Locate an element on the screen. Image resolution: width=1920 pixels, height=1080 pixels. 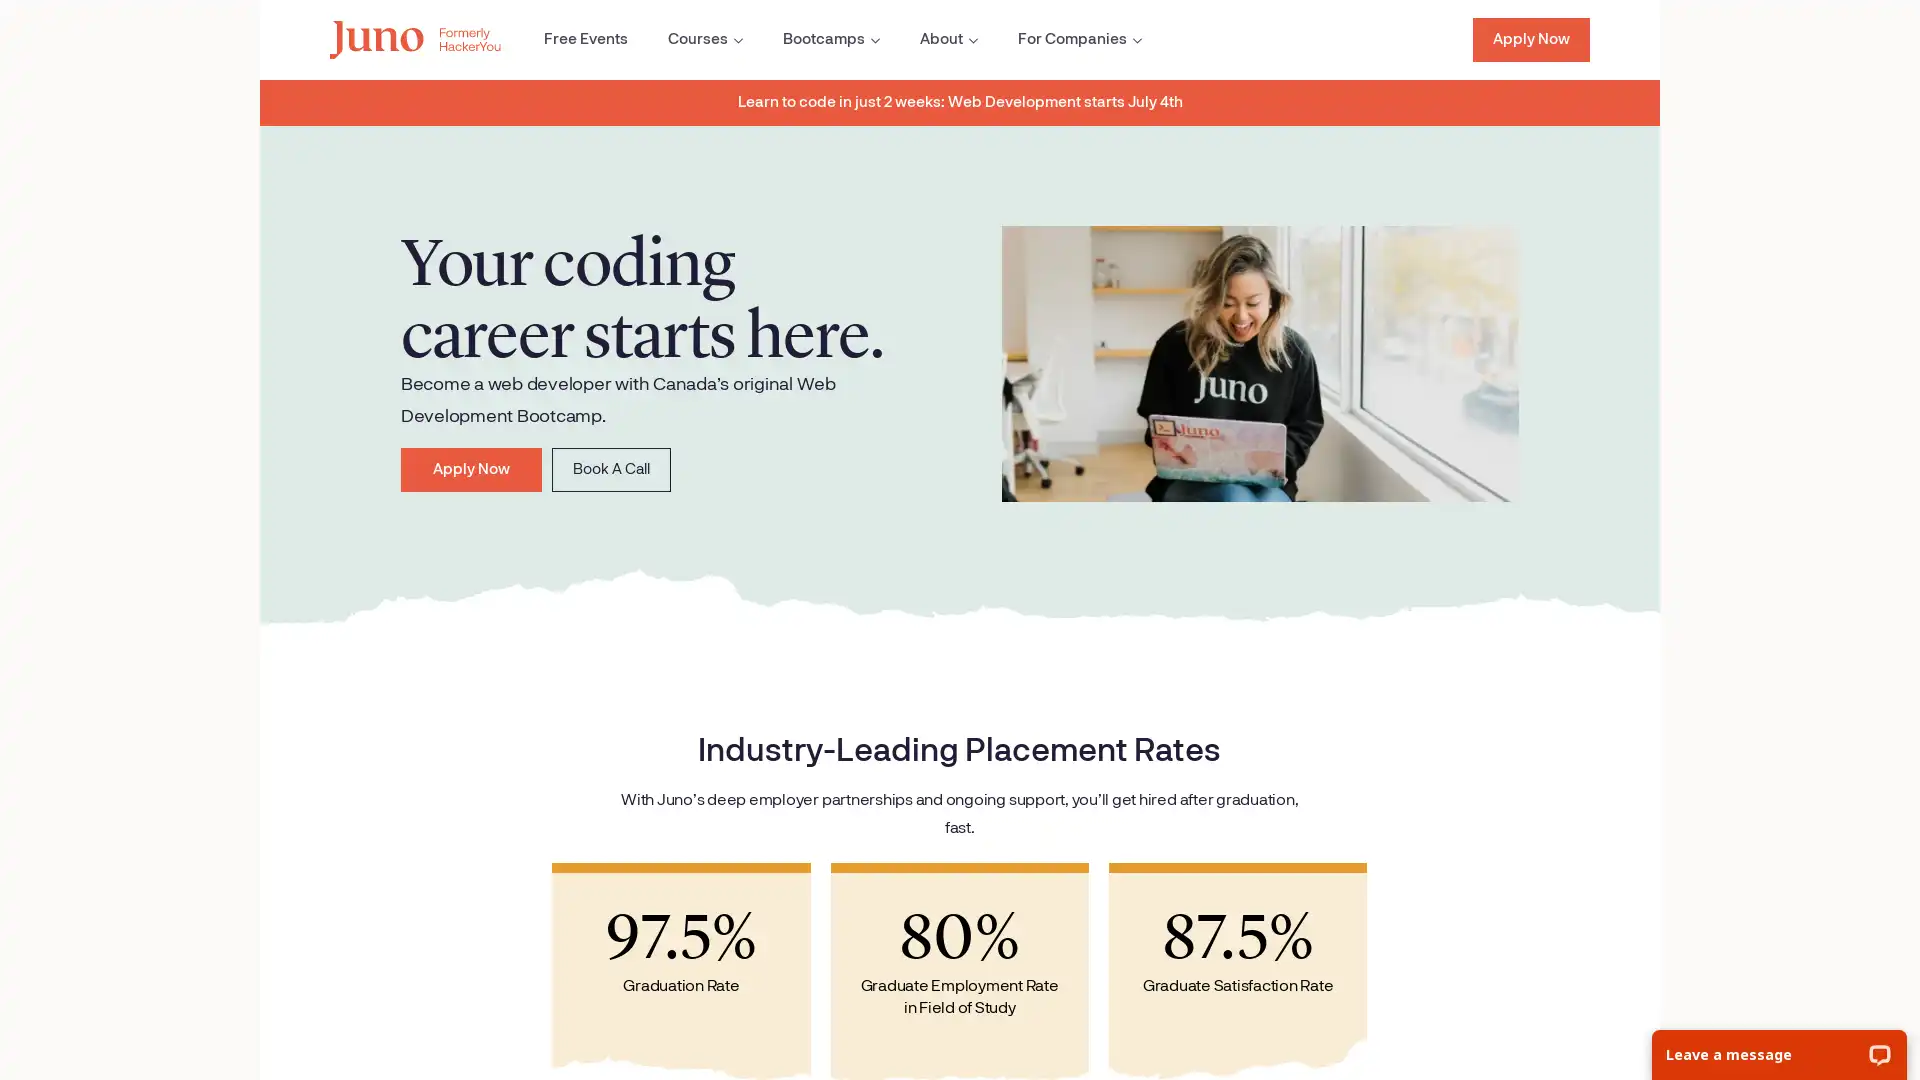
Open the Bootcamps sub menu. is located at coordinates (814, 39).